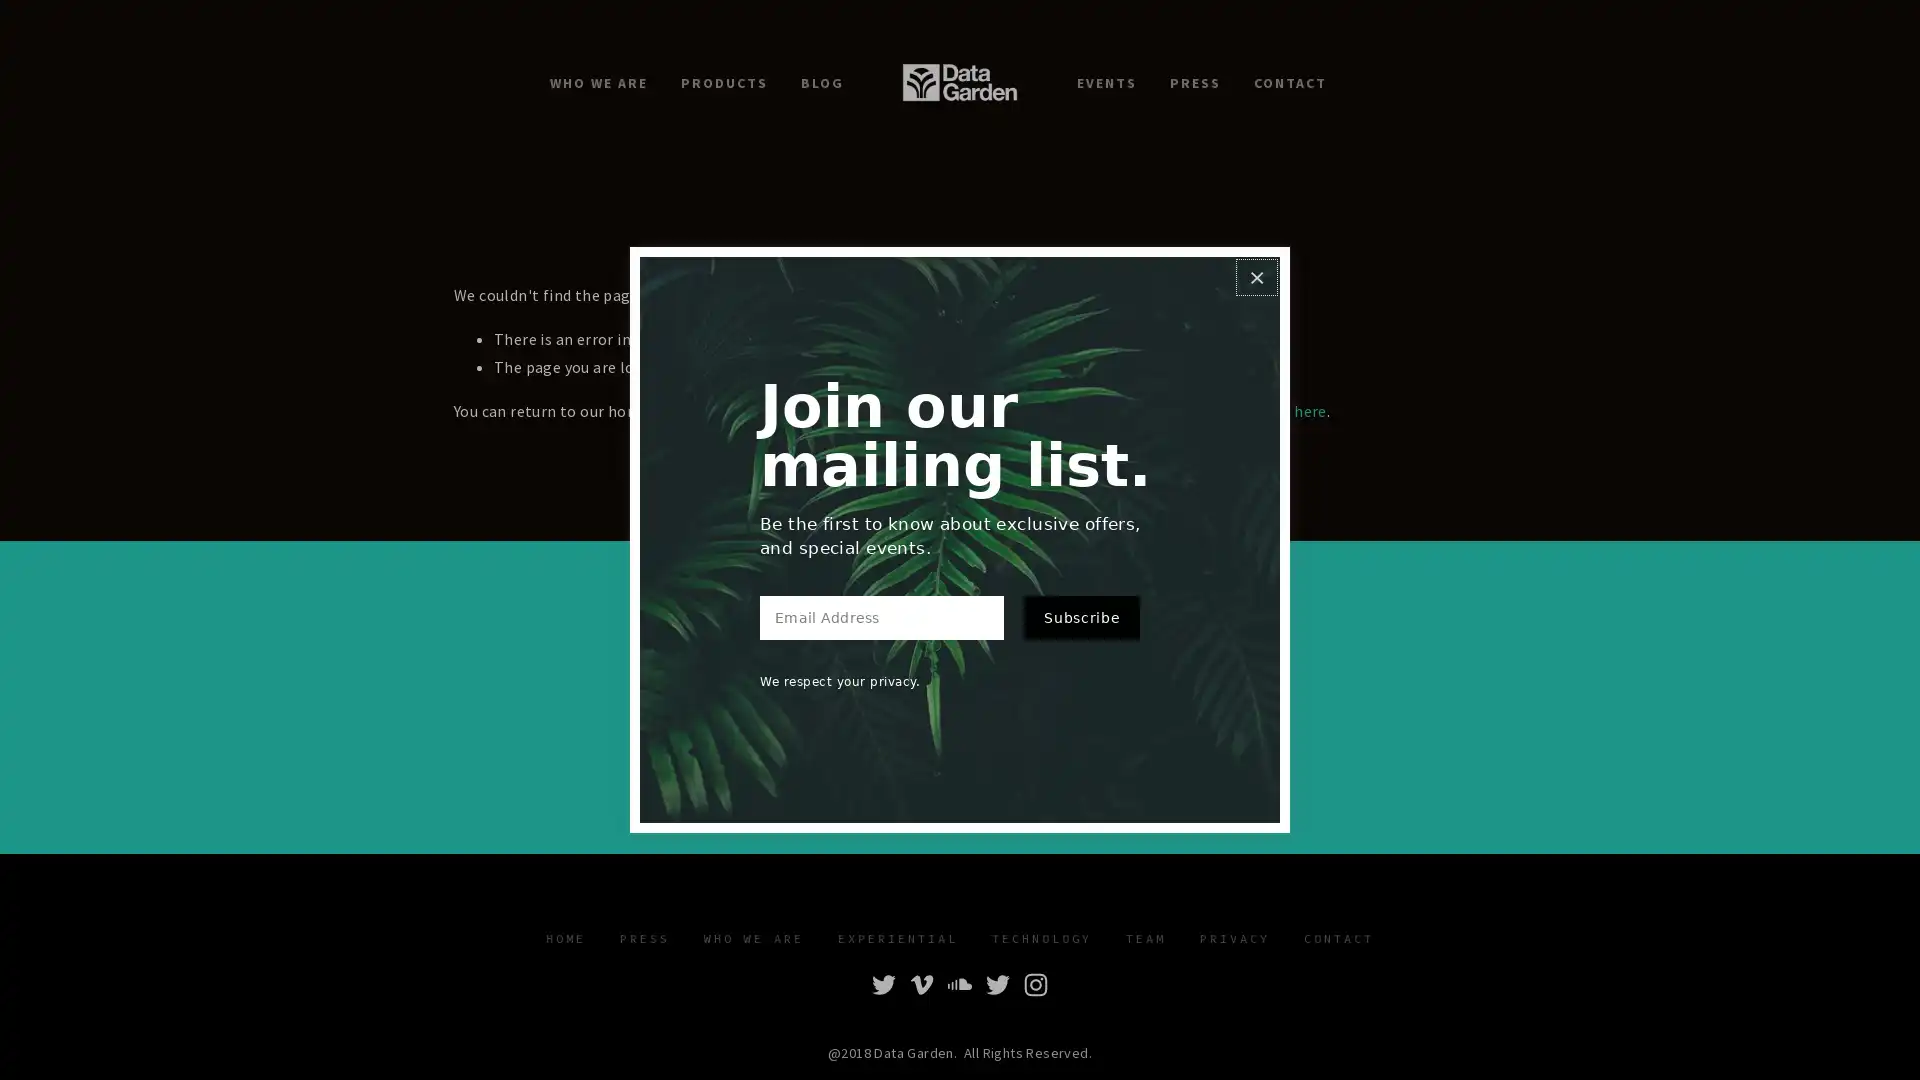 This screenshot has height=1080, width=1920. I want to click on SIGN UP, so click(1084, 728).